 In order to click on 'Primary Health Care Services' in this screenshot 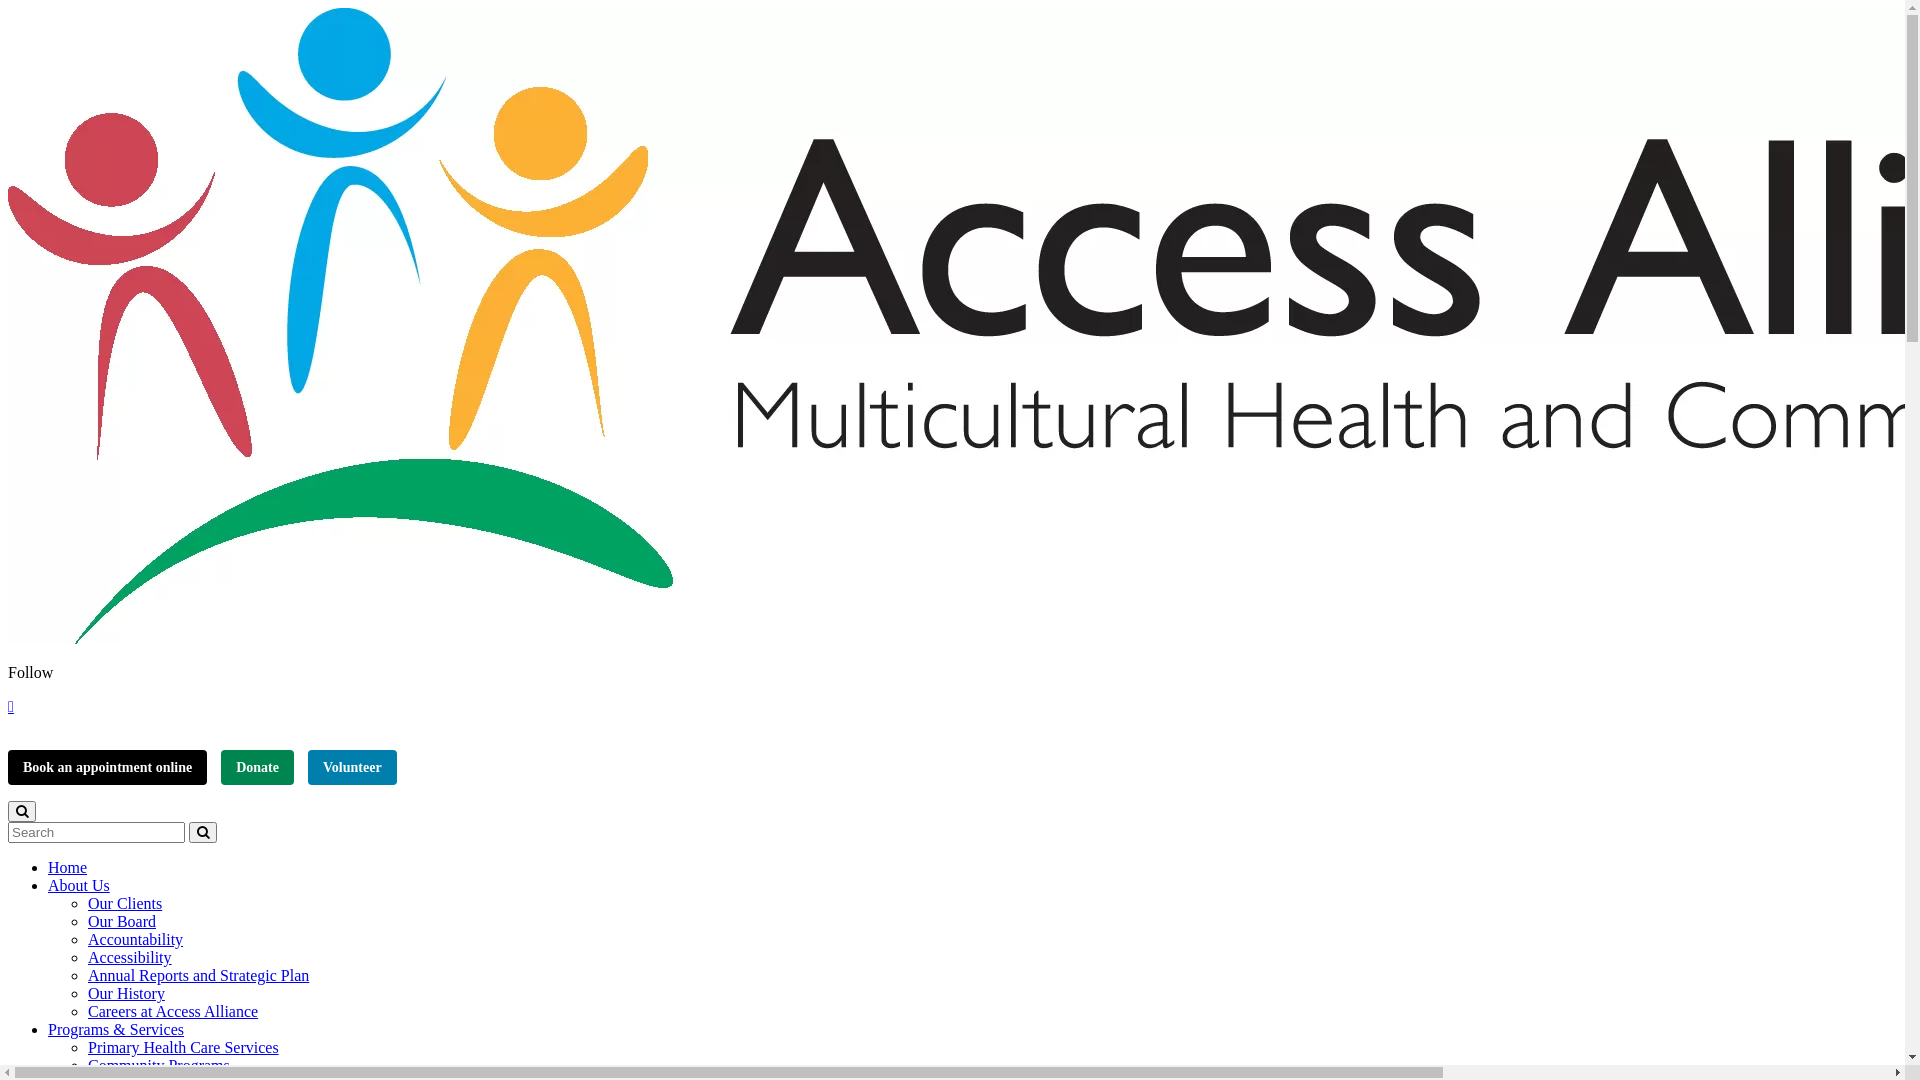, I will do `click(183, 1046)`.